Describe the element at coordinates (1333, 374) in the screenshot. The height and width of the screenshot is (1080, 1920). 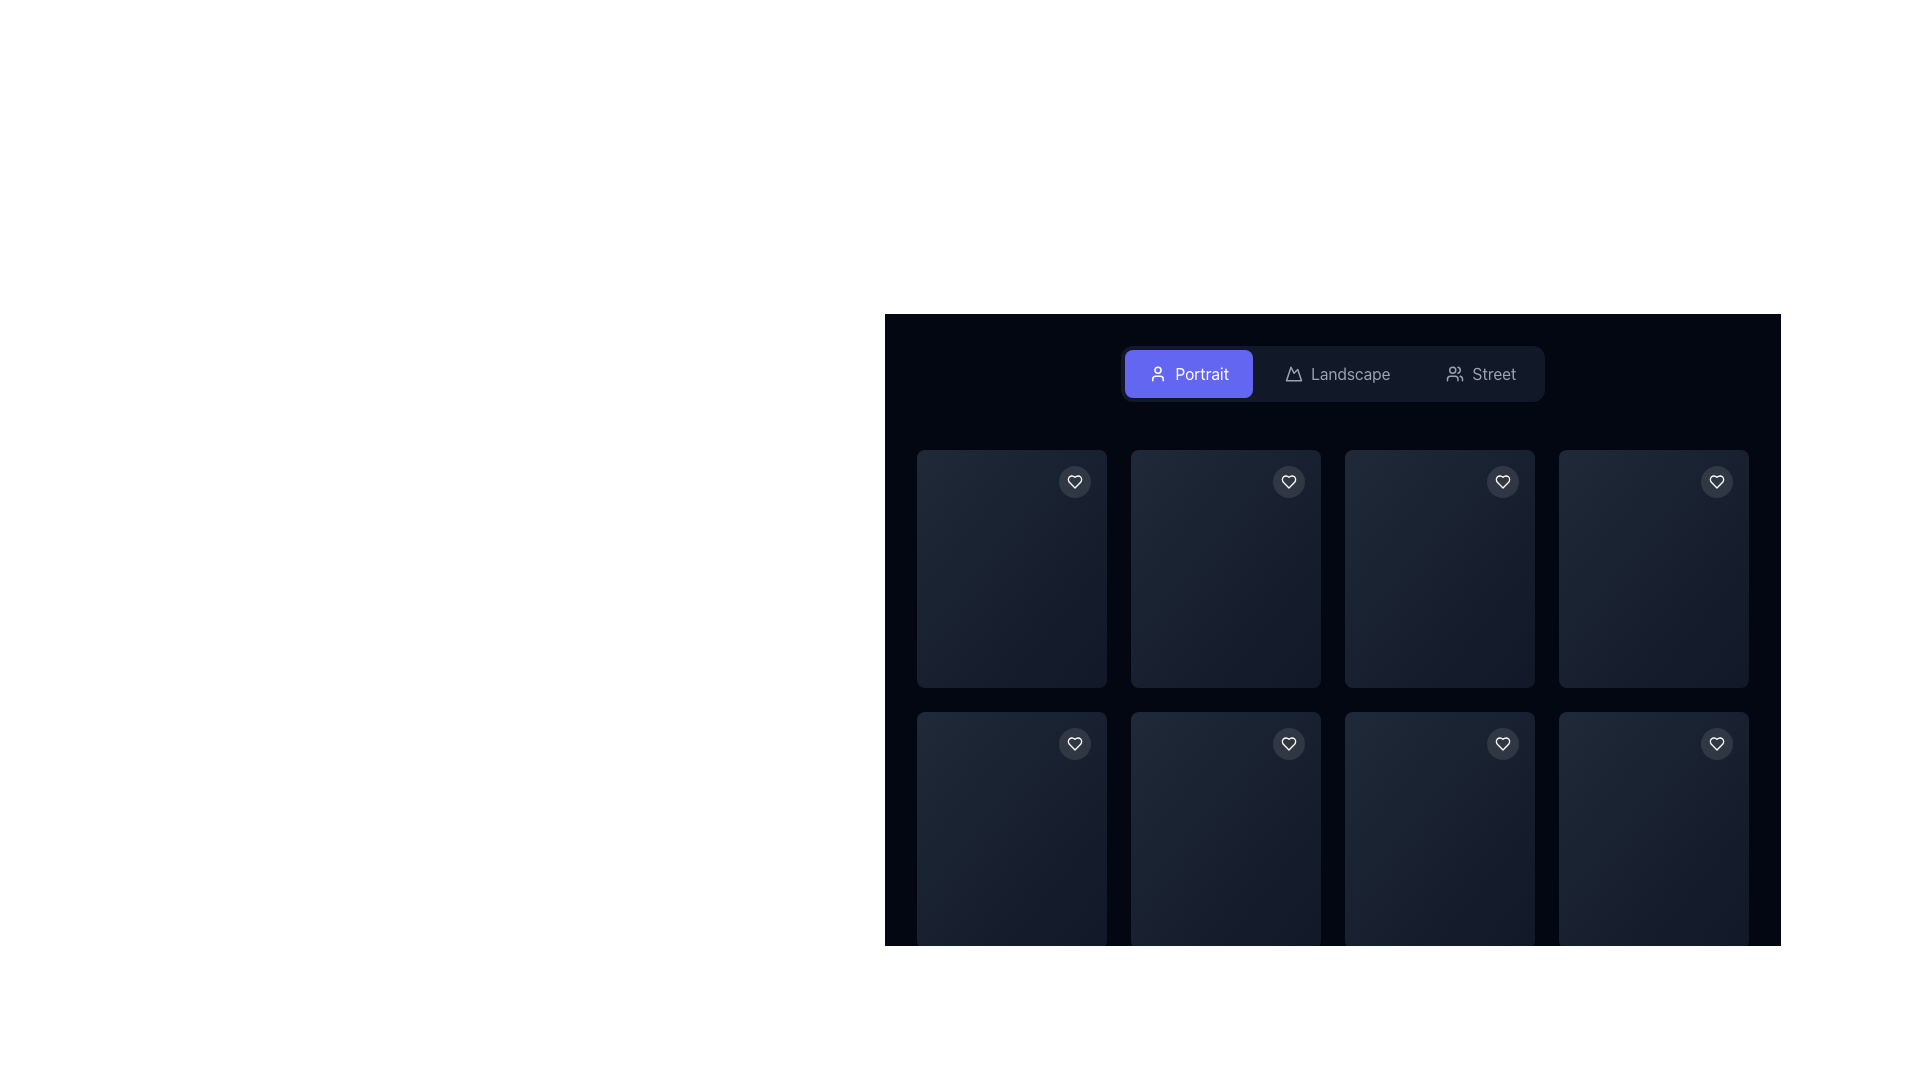
I see `the button group used for filtering items like 'Portrait', 'Landscape', or 'Street'` at that location.